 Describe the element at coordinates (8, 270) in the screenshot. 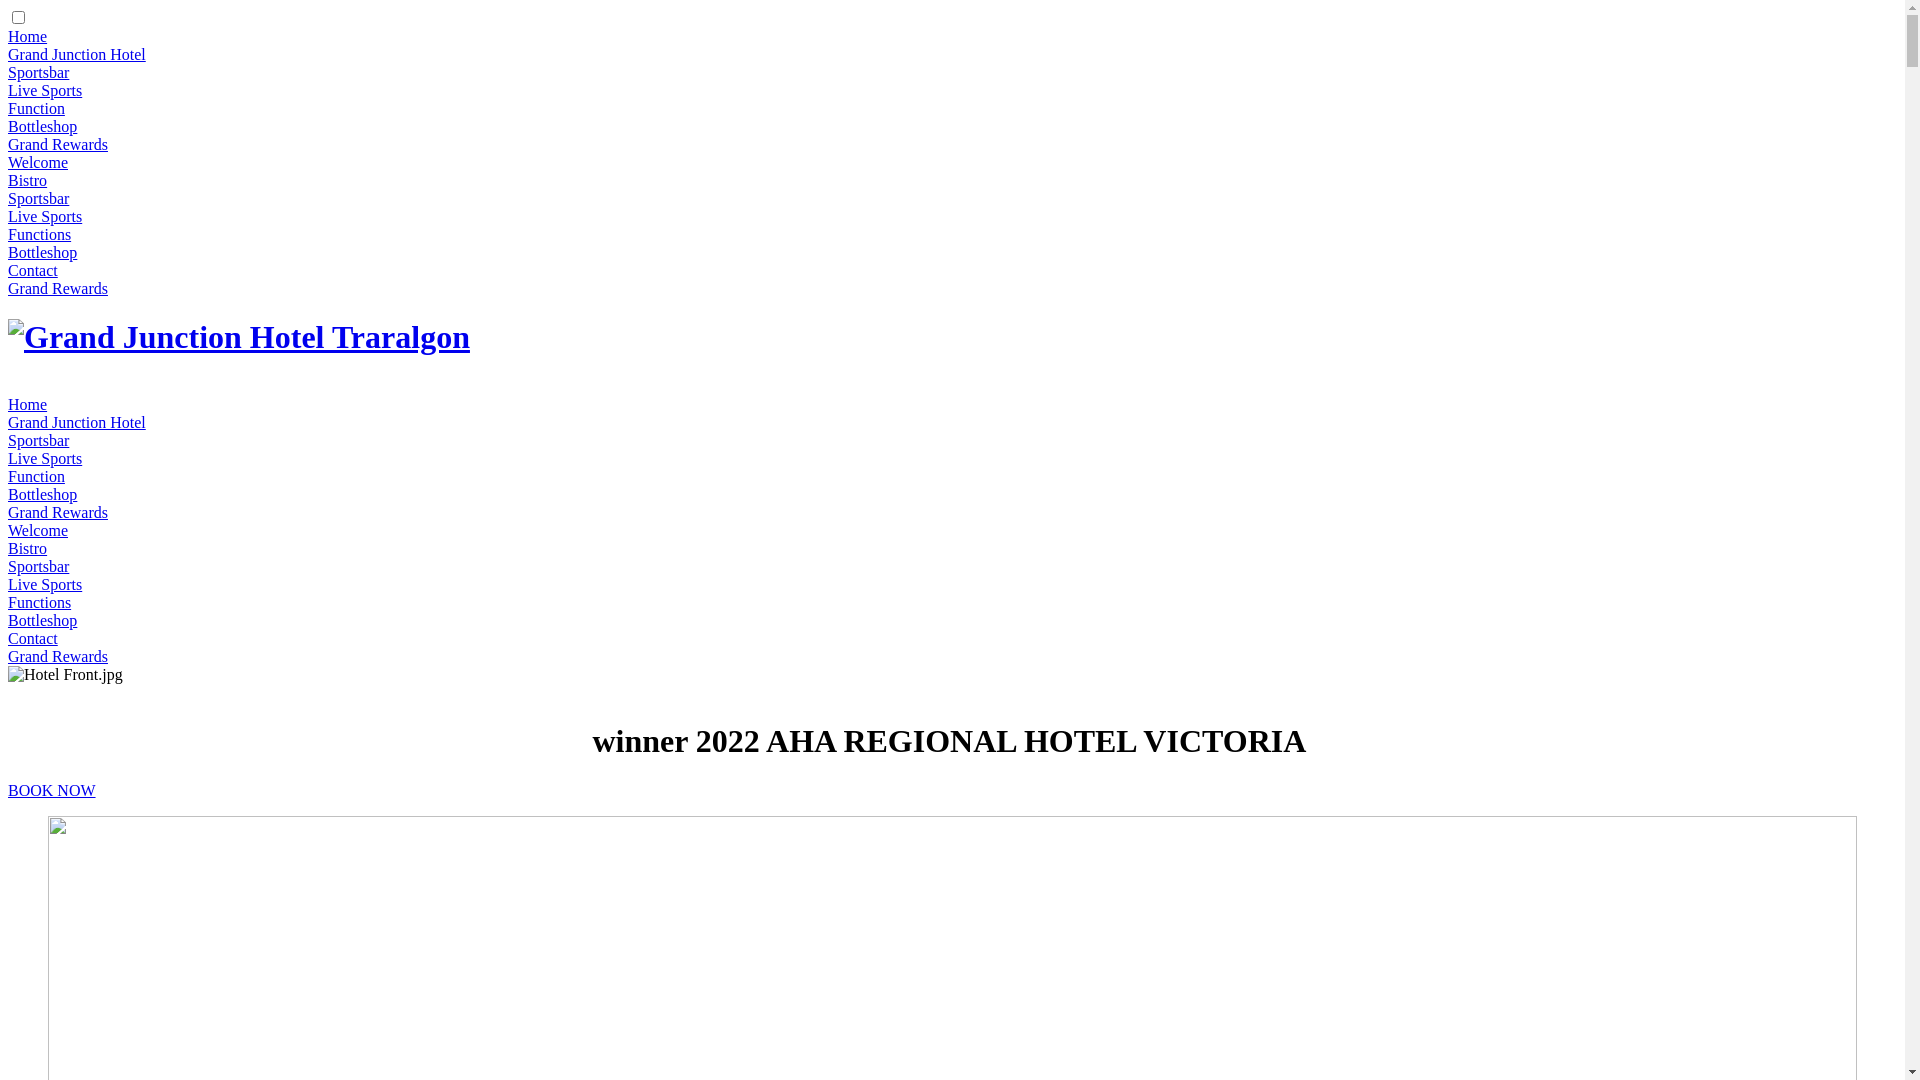

I see `'Contact'` at that location.